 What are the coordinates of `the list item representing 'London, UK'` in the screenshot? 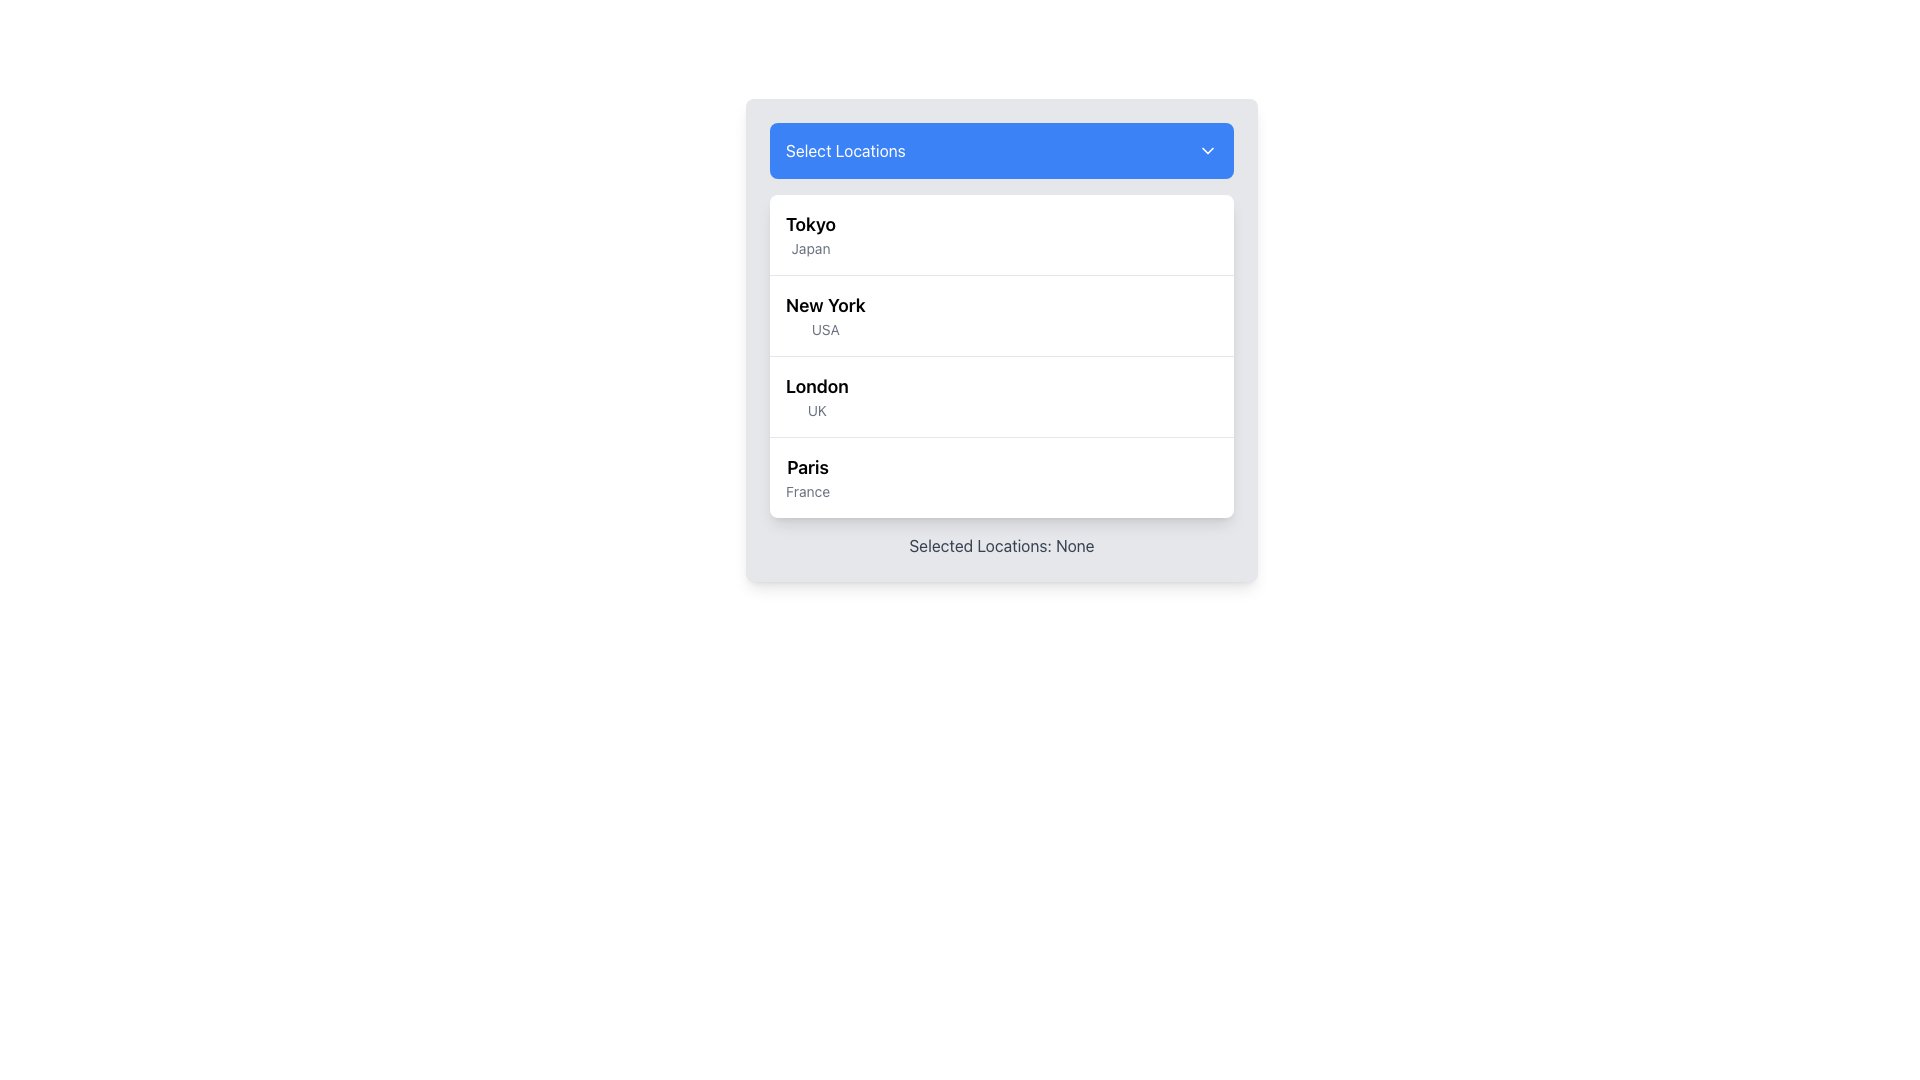 It's located at (1002, 396).